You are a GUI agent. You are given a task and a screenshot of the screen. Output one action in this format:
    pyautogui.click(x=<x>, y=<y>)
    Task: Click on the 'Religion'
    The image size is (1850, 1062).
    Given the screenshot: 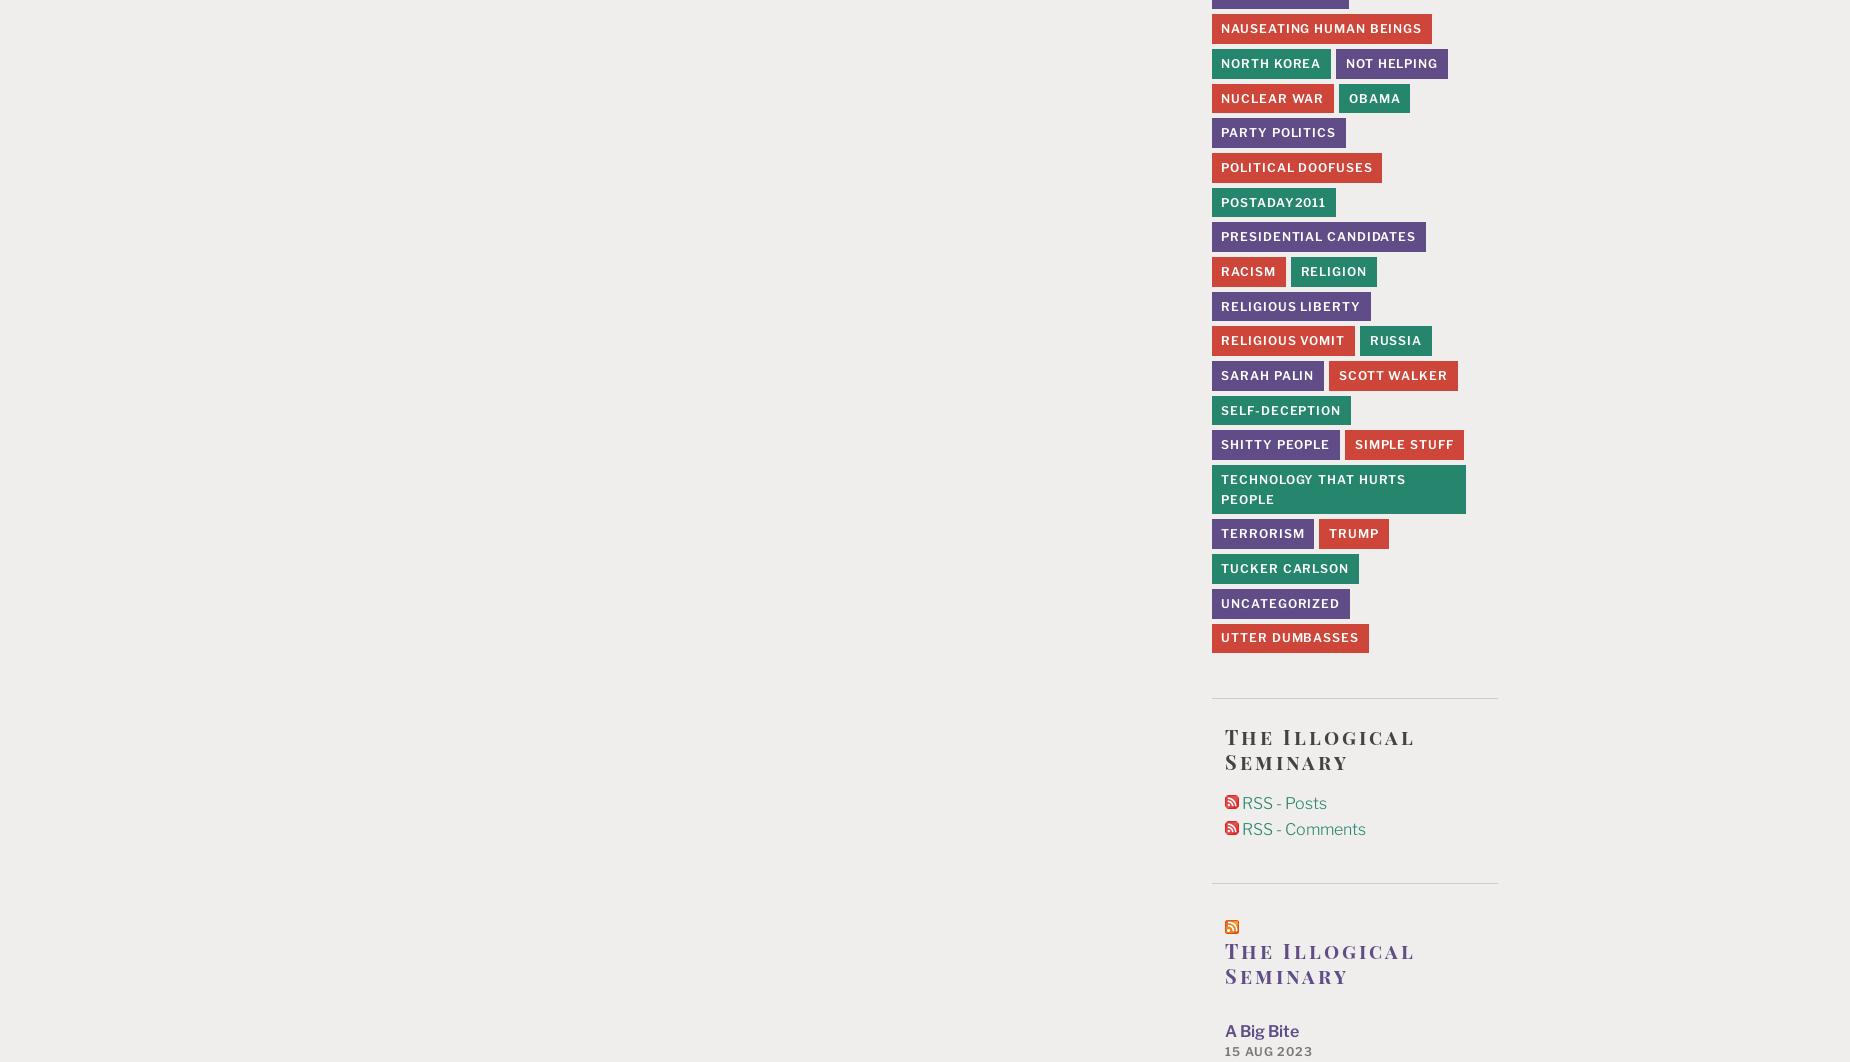 What is the action you would take?
    pyautogui.click(x=1331, y=269)
    